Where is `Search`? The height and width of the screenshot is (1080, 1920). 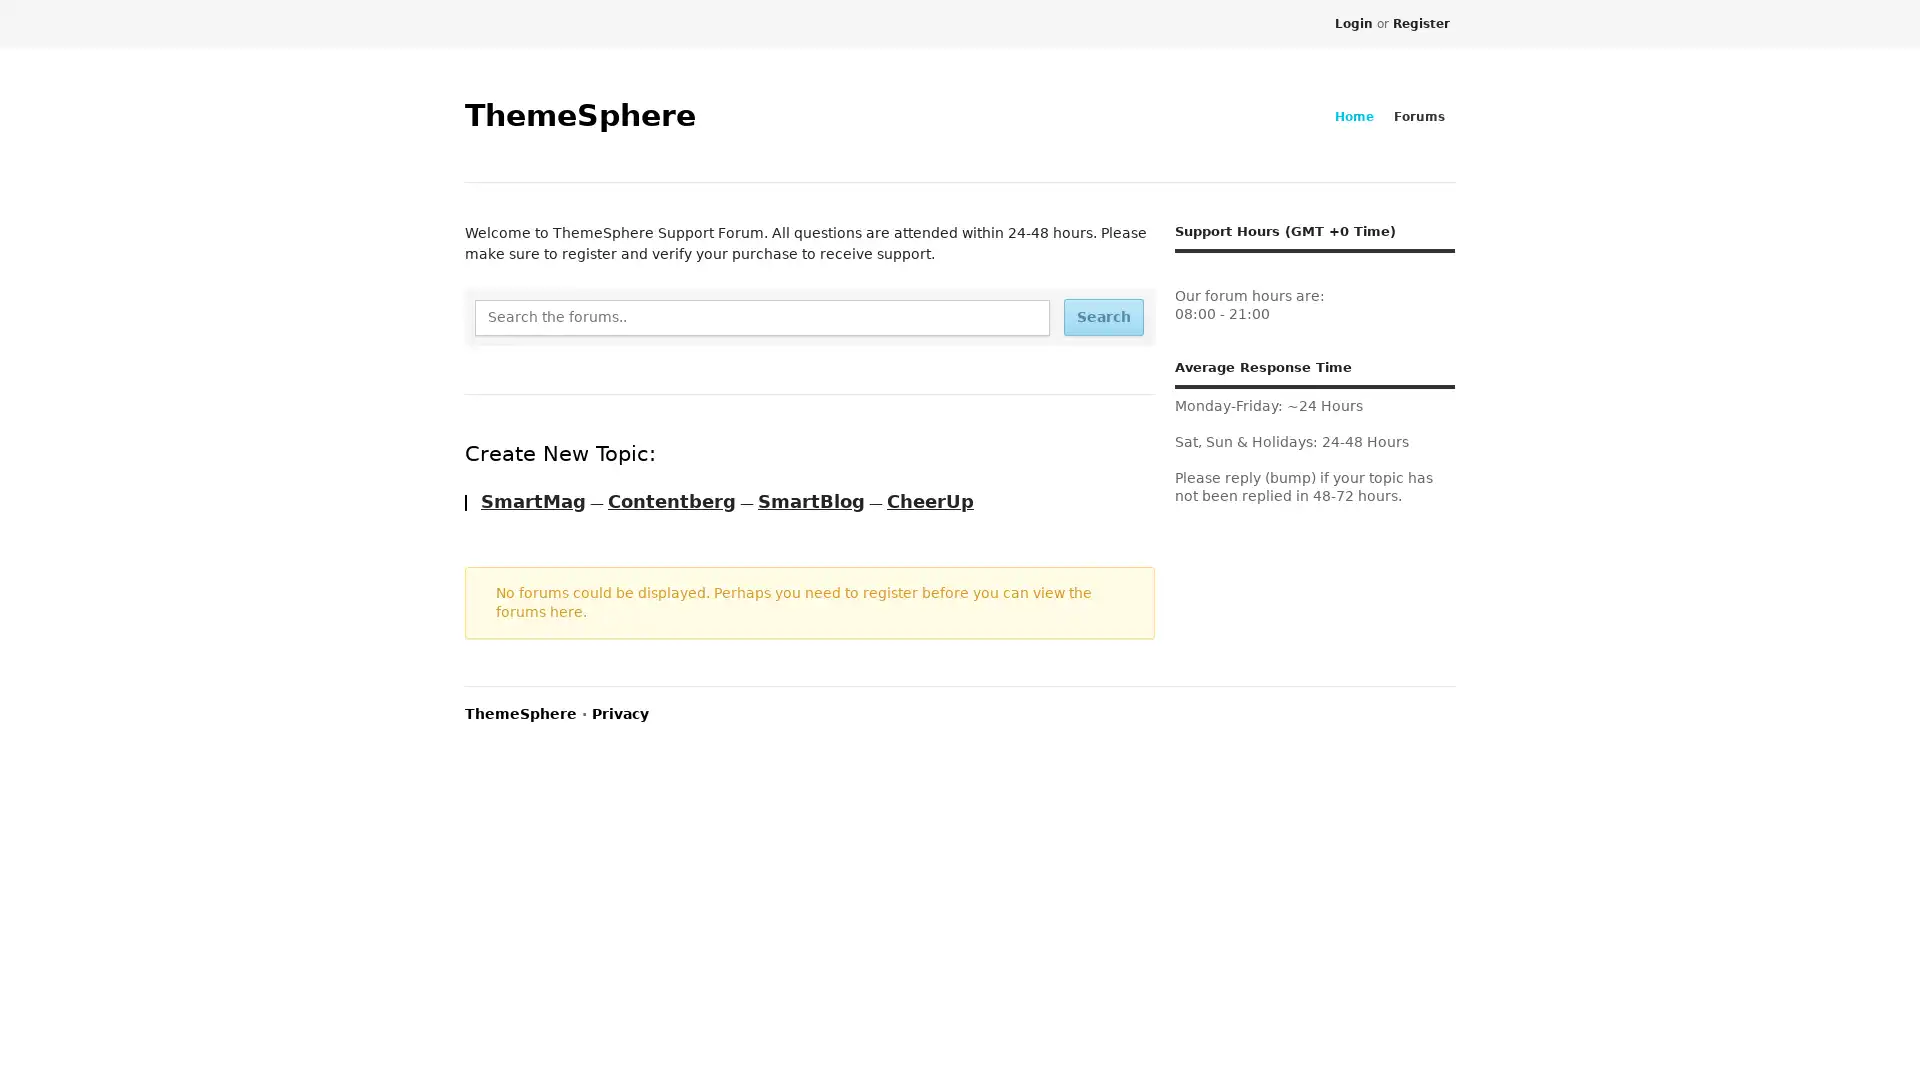 Search is located at coordinates (1103, 316).